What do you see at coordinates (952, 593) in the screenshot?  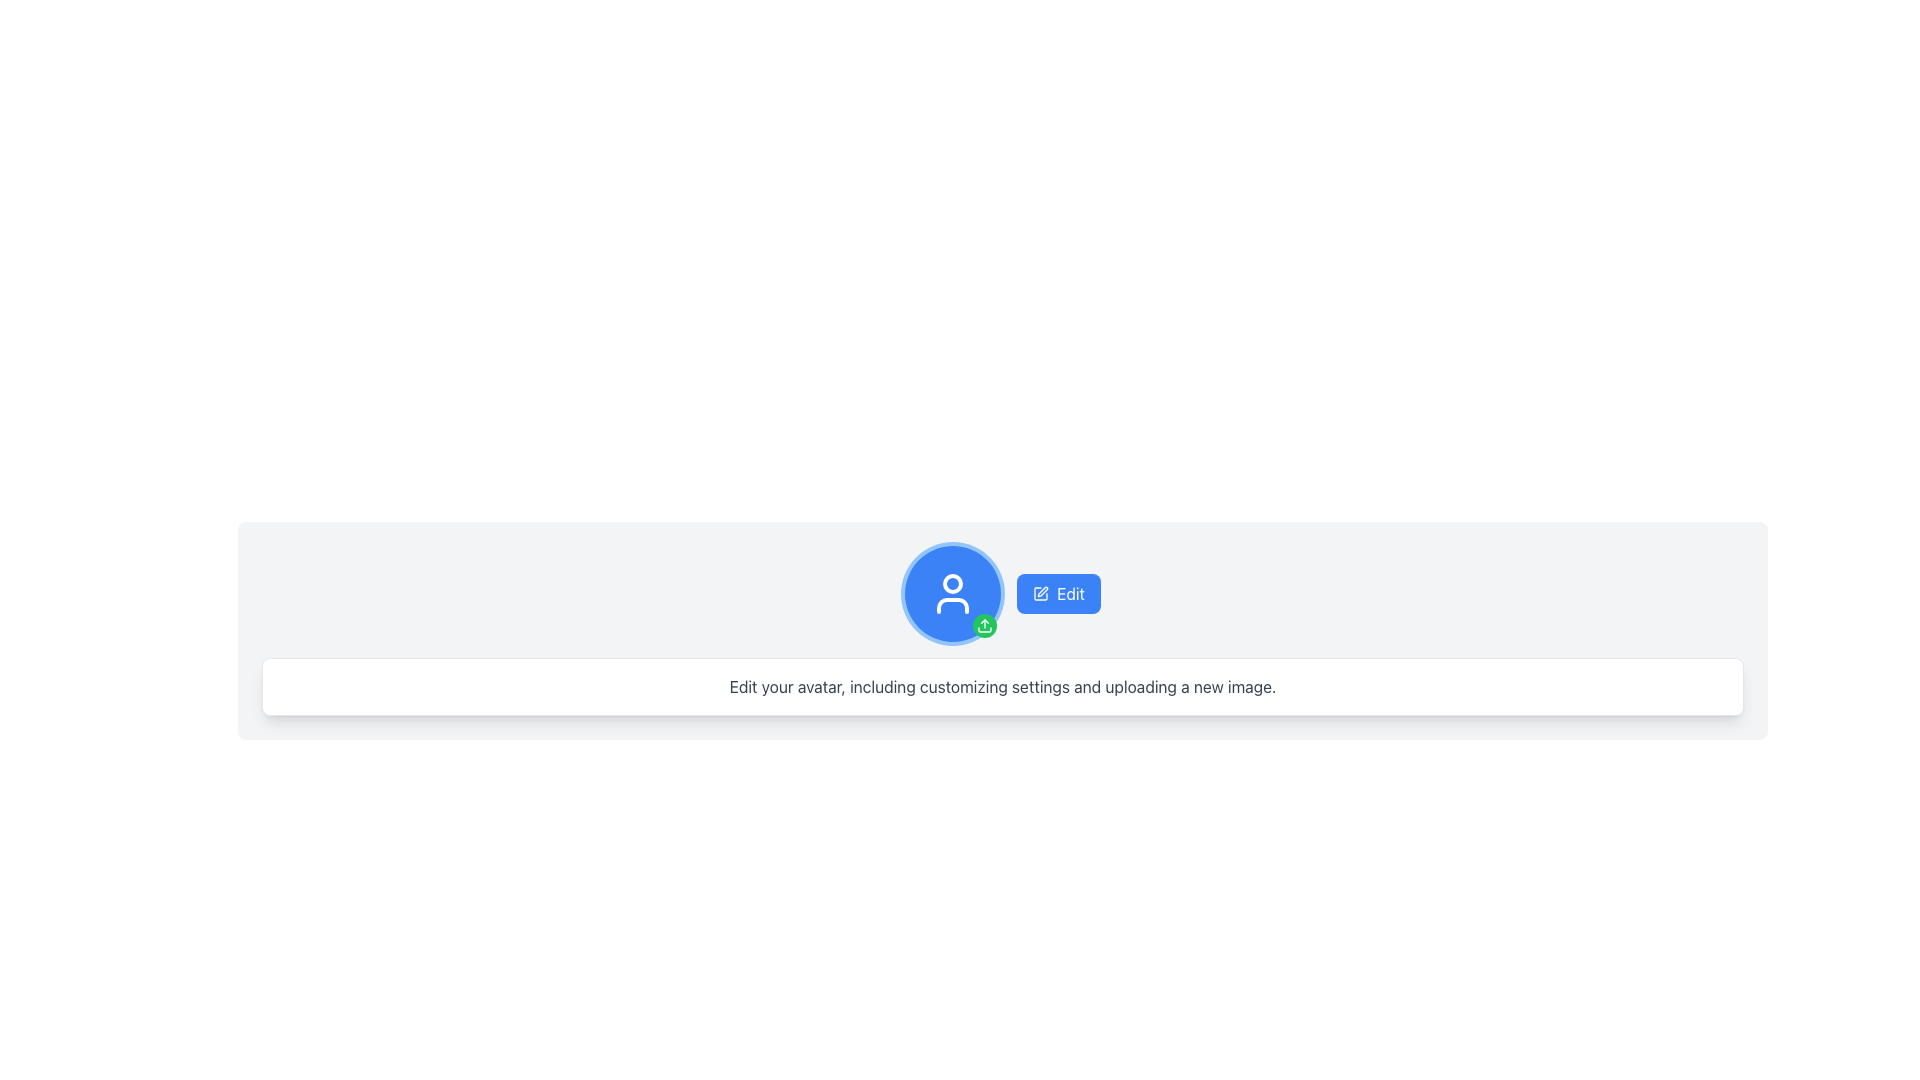 I see `the circular user icon with a blue background and white user outline` at bounding box center [952, 593].